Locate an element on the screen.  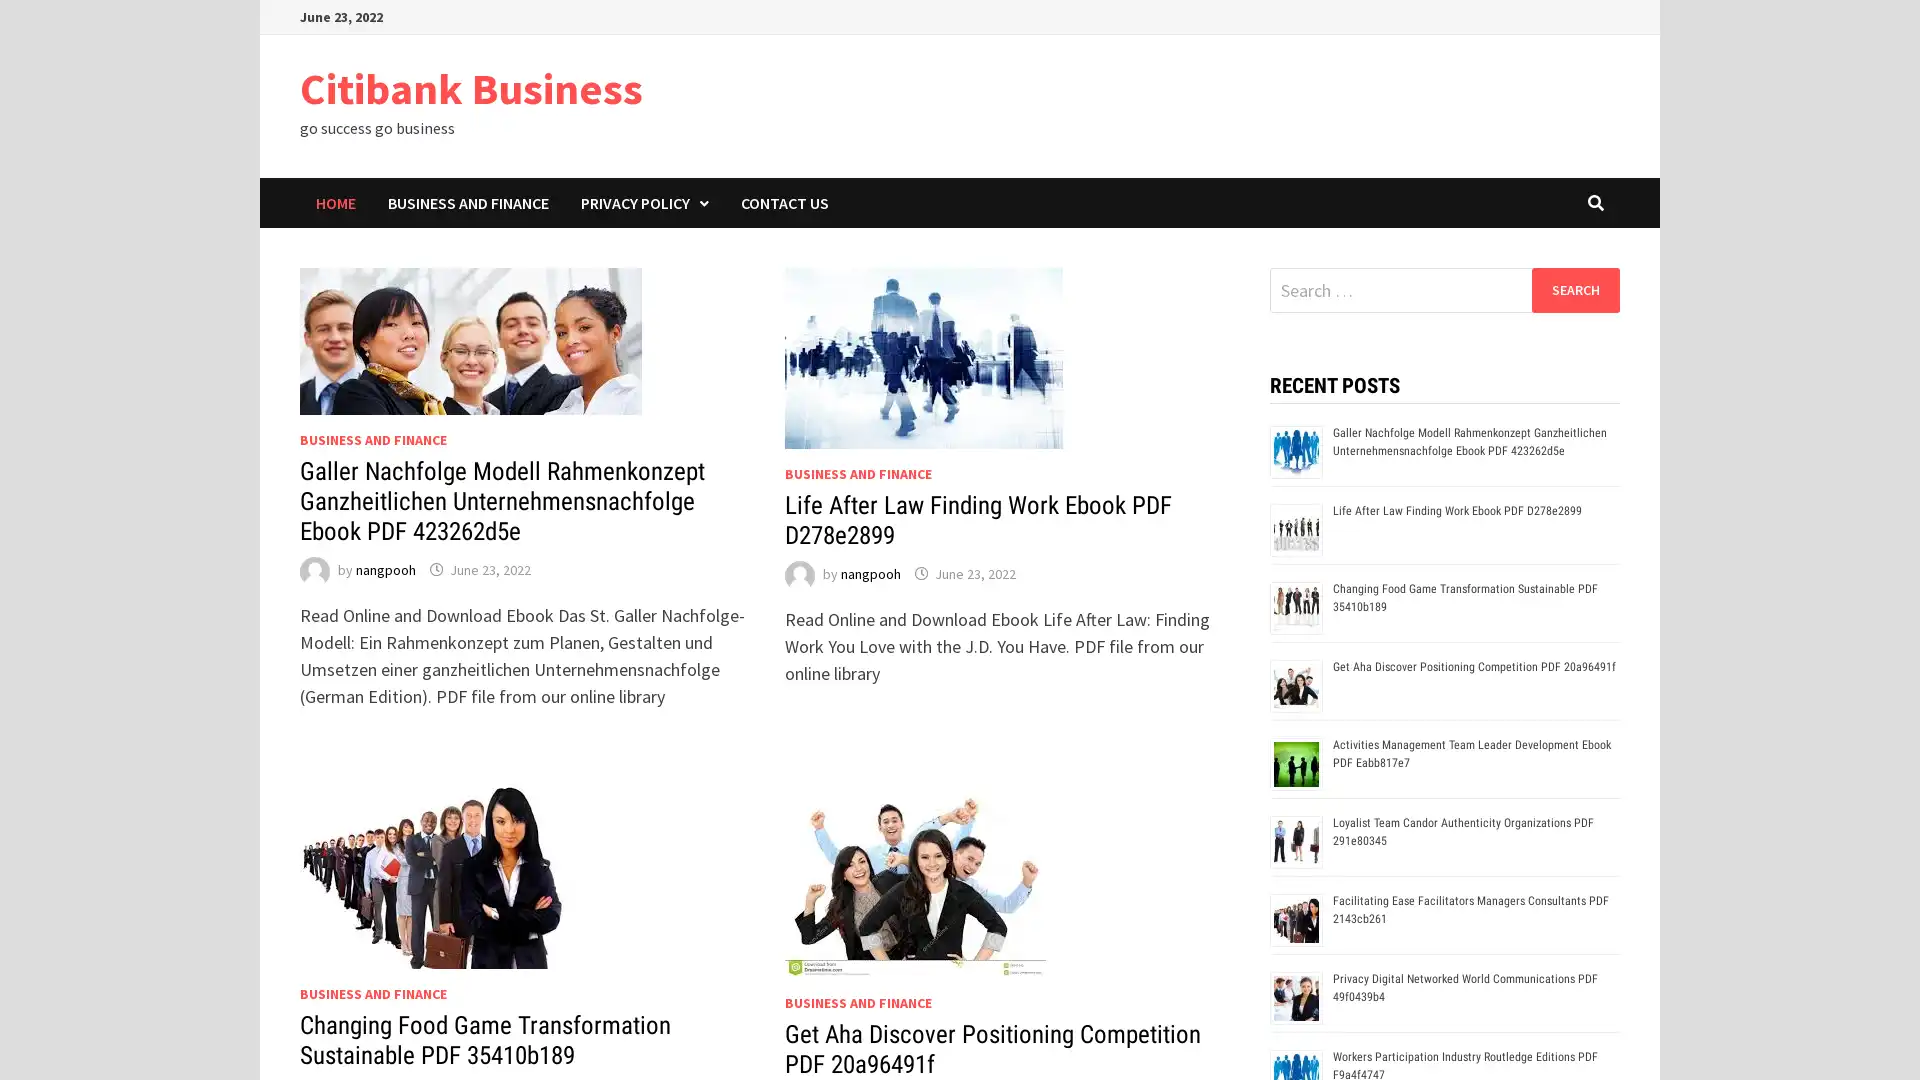
Search is located at coordinates (1574, 289).